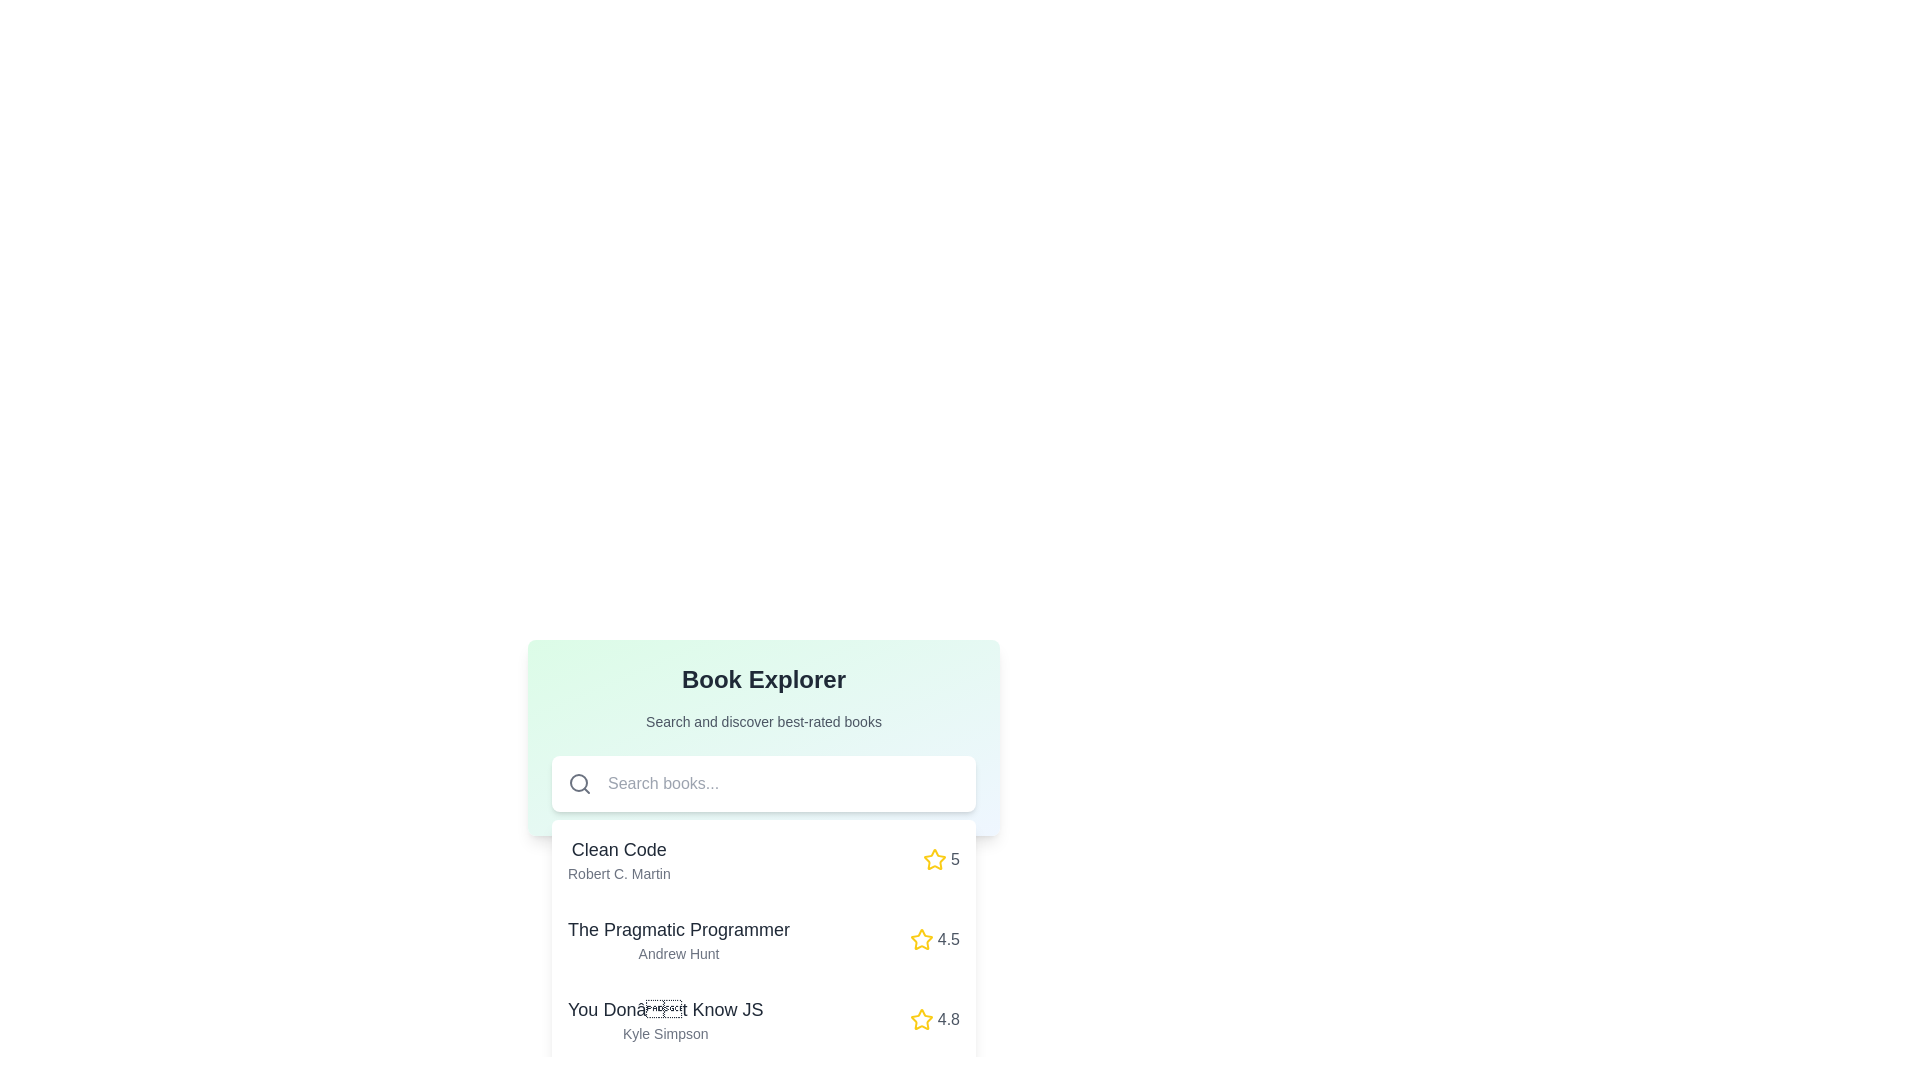  Describe the element at coordinates (665, 1010) in the screenshot. I see `the text label displaying the title 'You Don’t Know JS' located in the 'Book Explorer' section, which is the third book title in the list above the author's name 'Kyle Simpson'` at that location.